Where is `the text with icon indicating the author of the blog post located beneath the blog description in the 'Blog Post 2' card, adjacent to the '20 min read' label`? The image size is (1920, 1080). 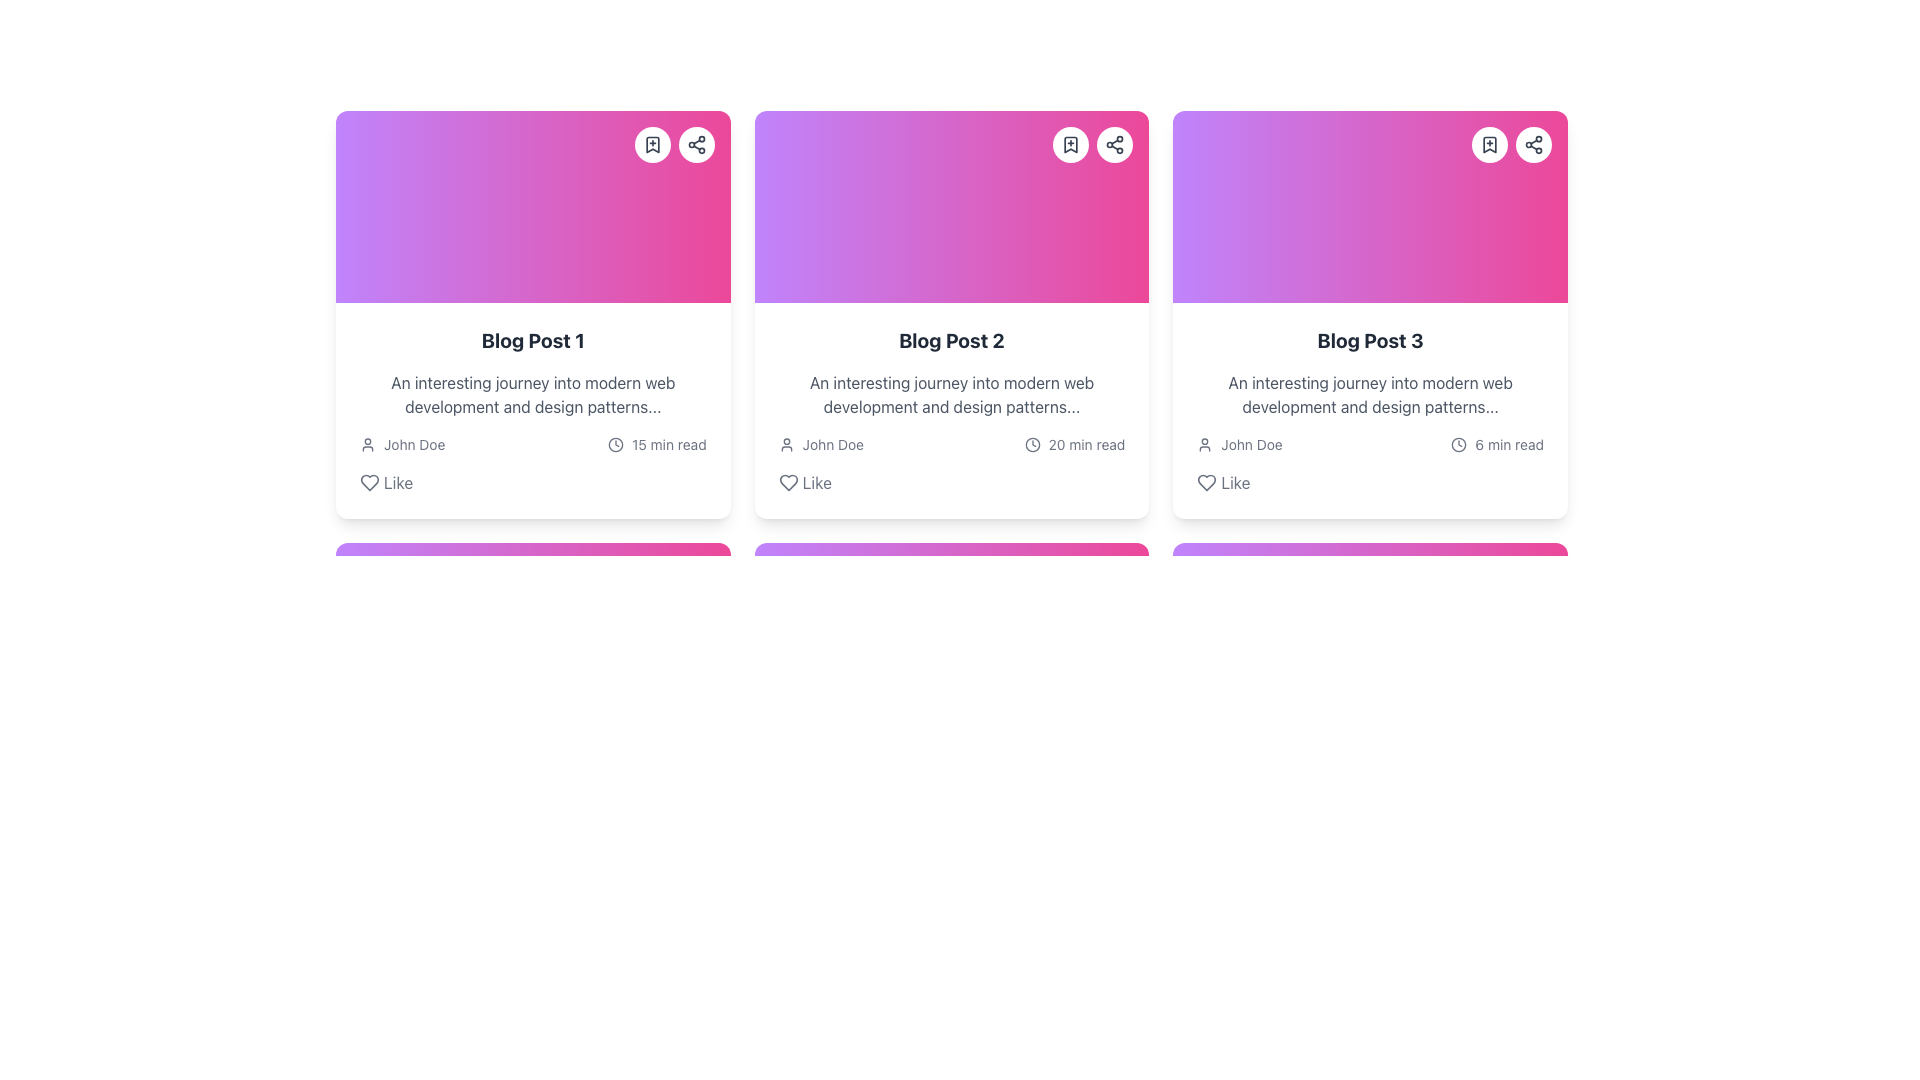 the text with icon indicating the author of the blog post located beneath the blog description in the 'Blog Post 2' card, adjacent to the '20 min read' label is located at coordinates (821, 443).